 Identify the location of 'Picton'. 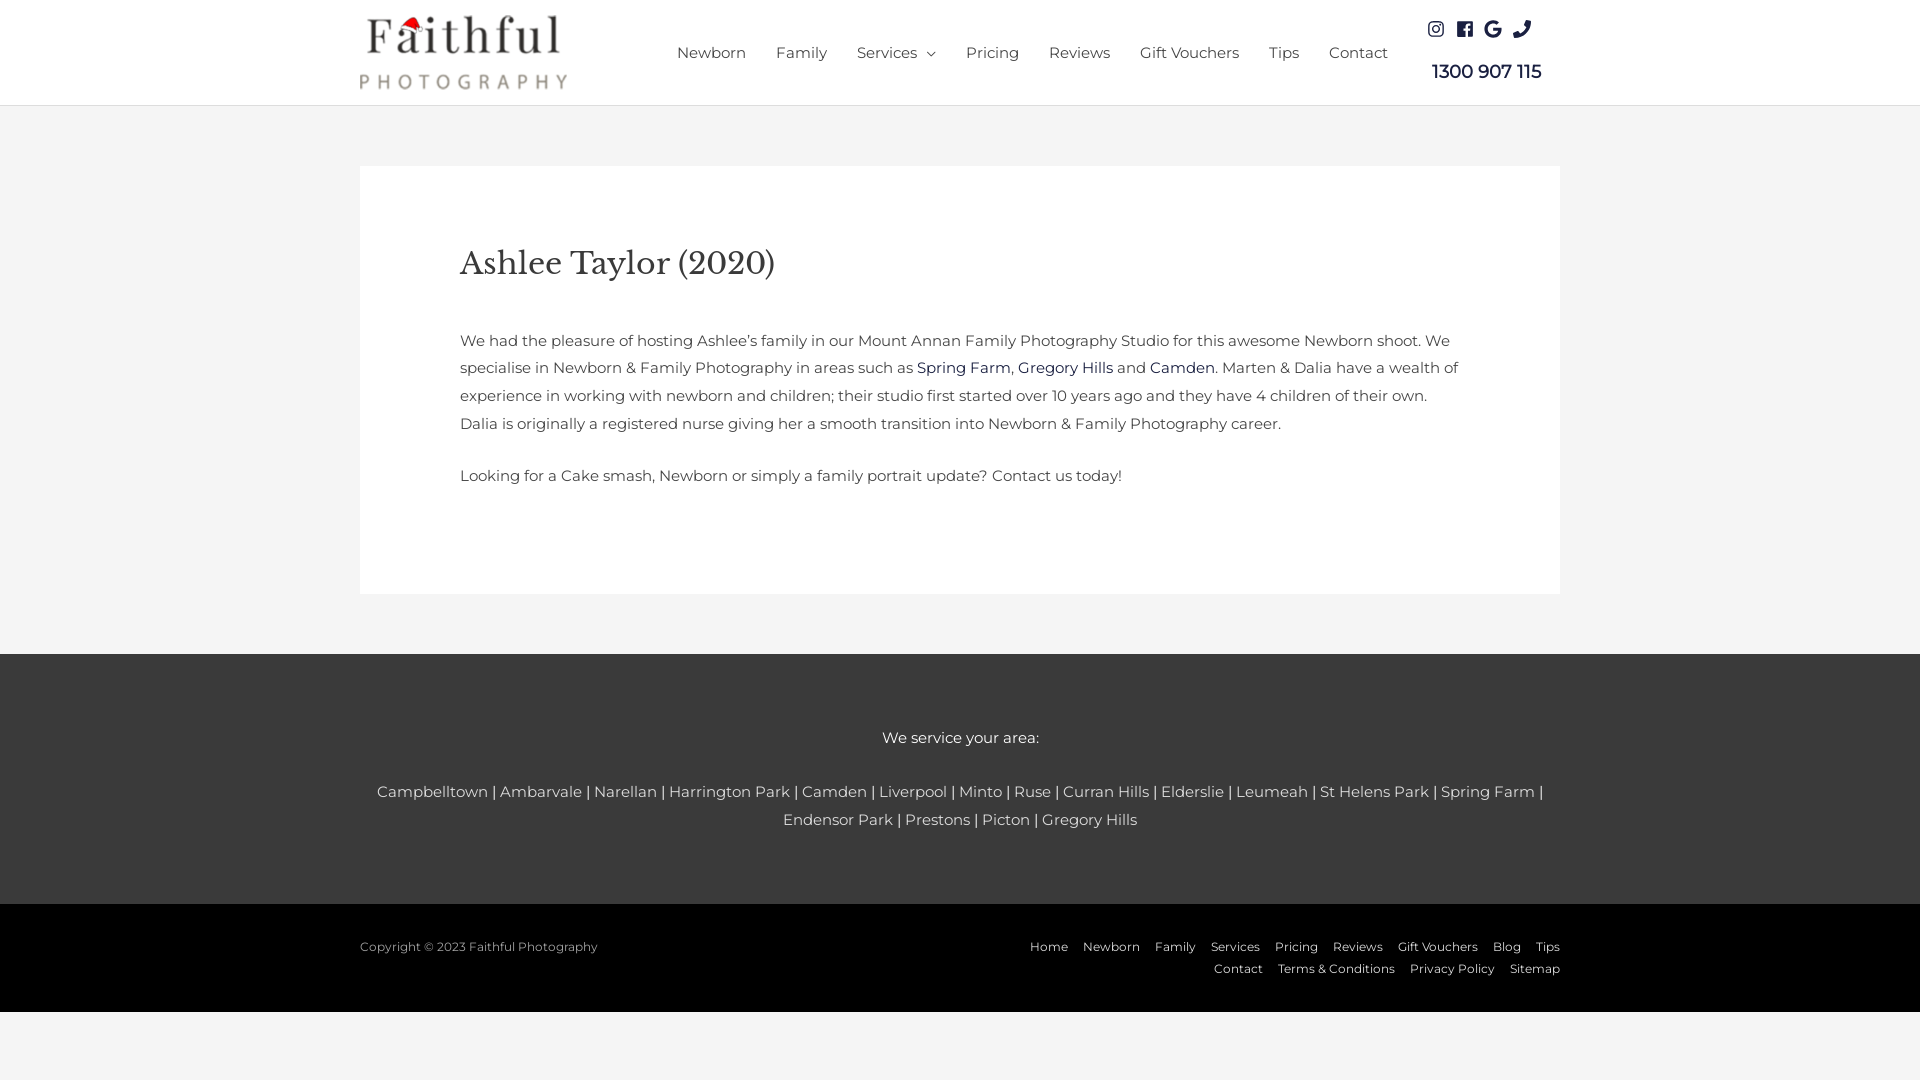
(1006, 819).